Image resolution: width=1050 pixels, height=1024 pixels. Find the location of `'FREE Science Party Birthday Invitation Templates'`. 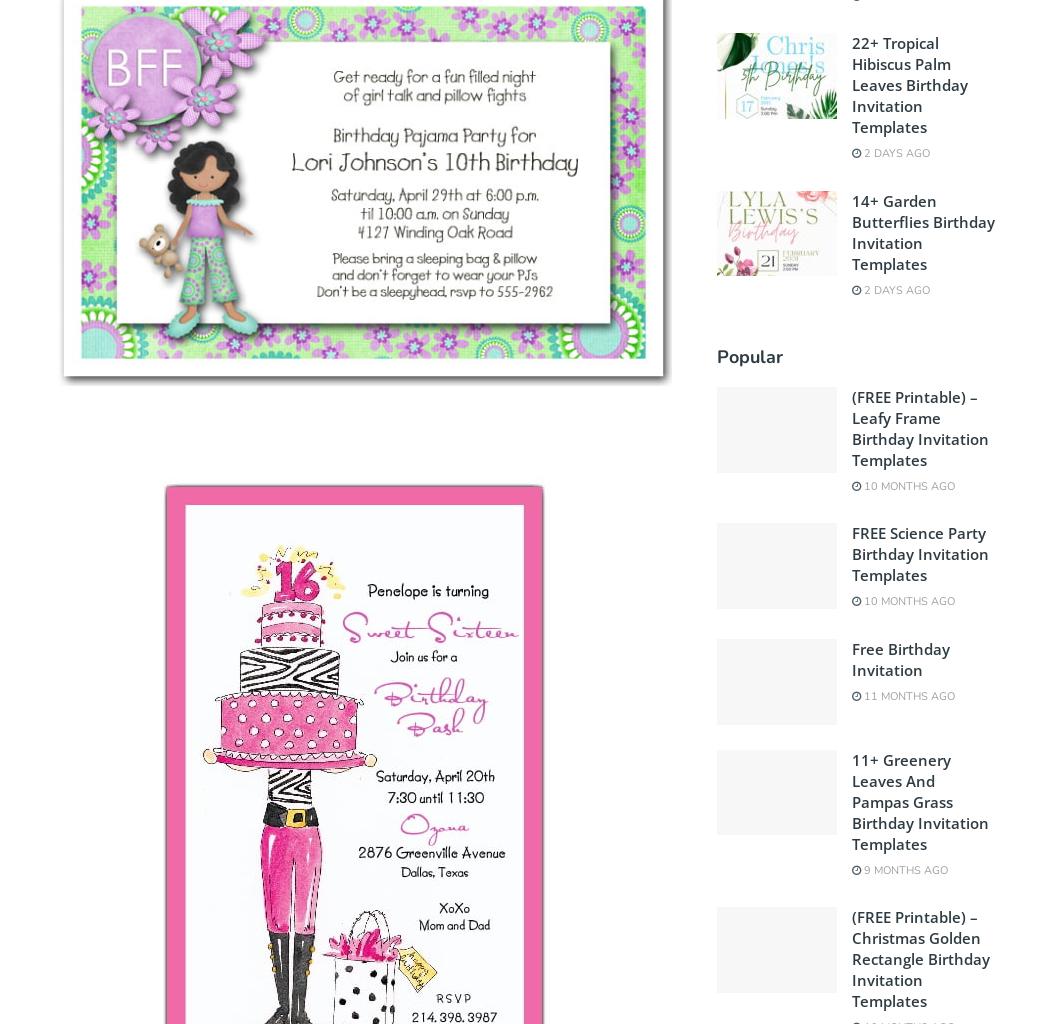

'FREE Science Party Birthday Invitation Templates' is located at coordinates (919, 553).